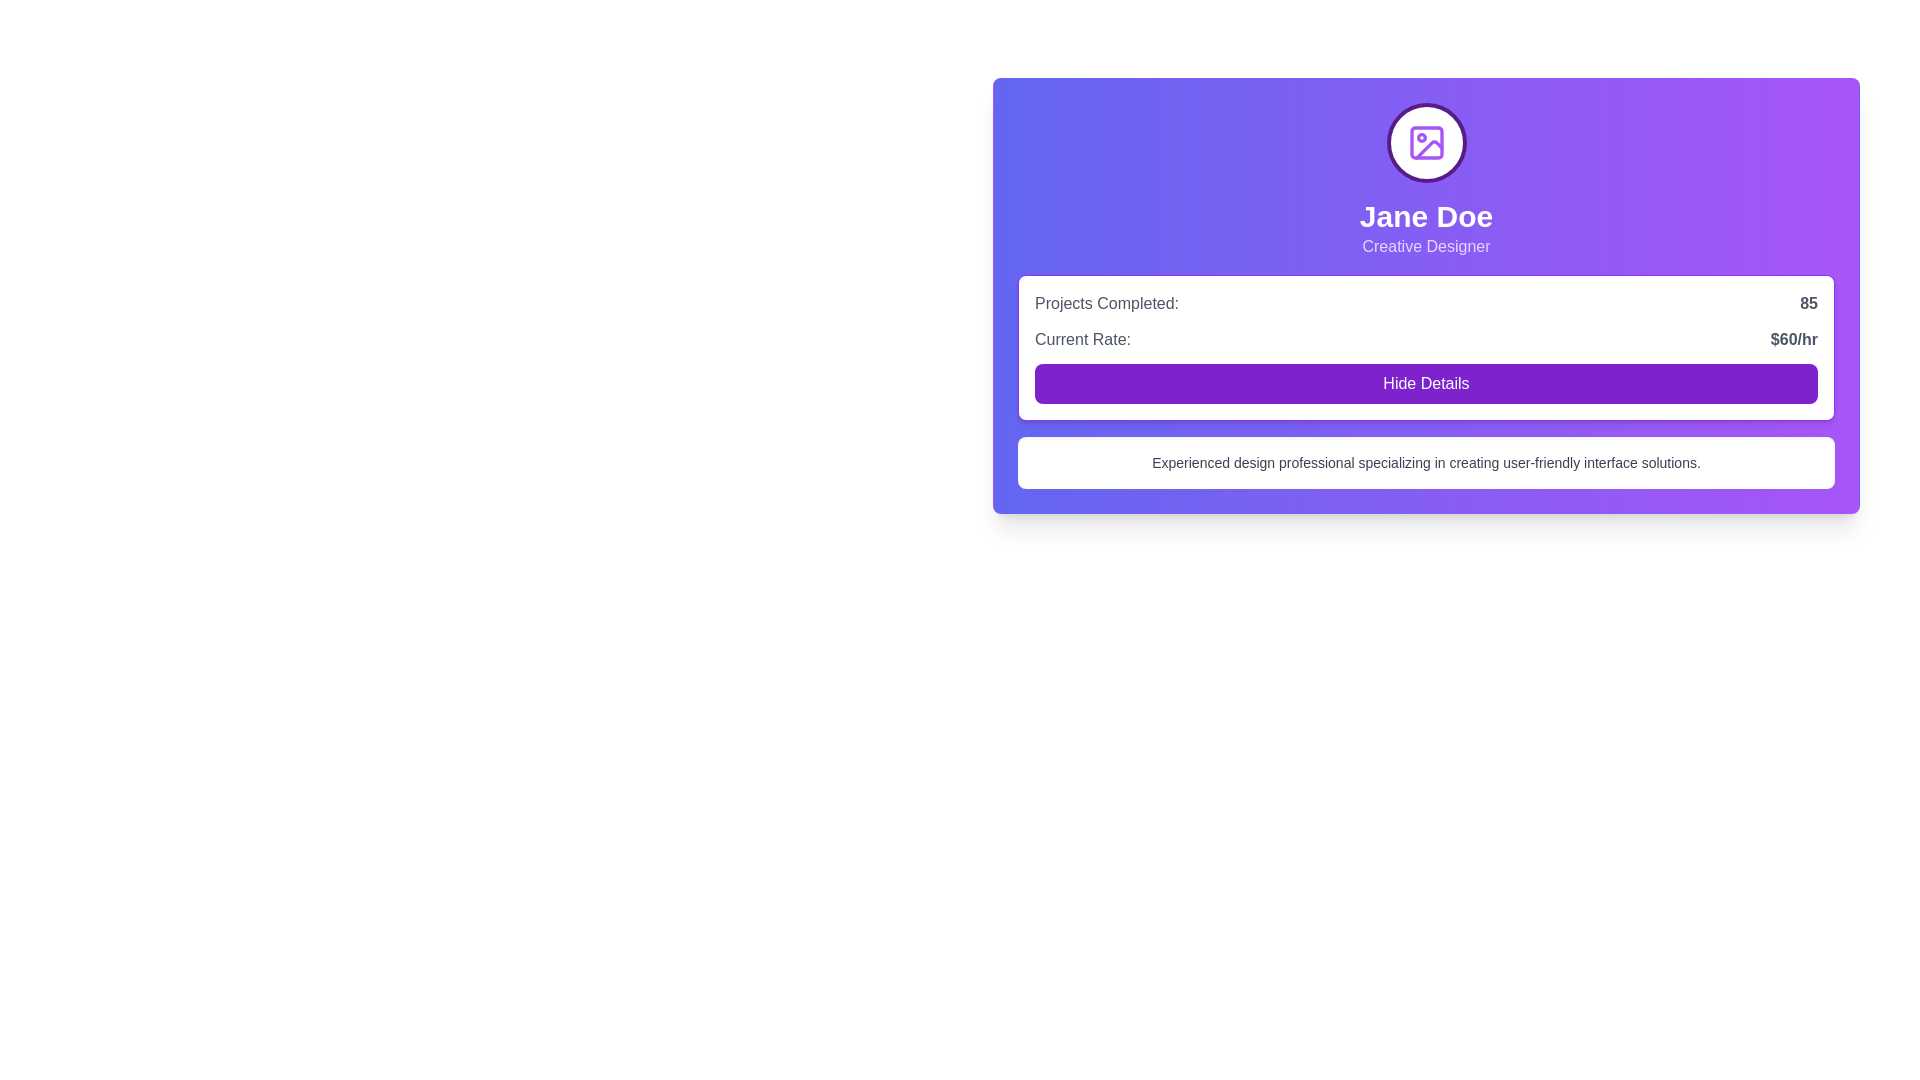 Image resolution: width=1920 pixels, height=1080 pixels. What do you see at coordinates (1428, 148) in the screenshot?
I see `the purple triangle icon with a white circular background located in the upper center area of the profile card, above the name 'Jane Doe'` at bounding box center [1428, 148].